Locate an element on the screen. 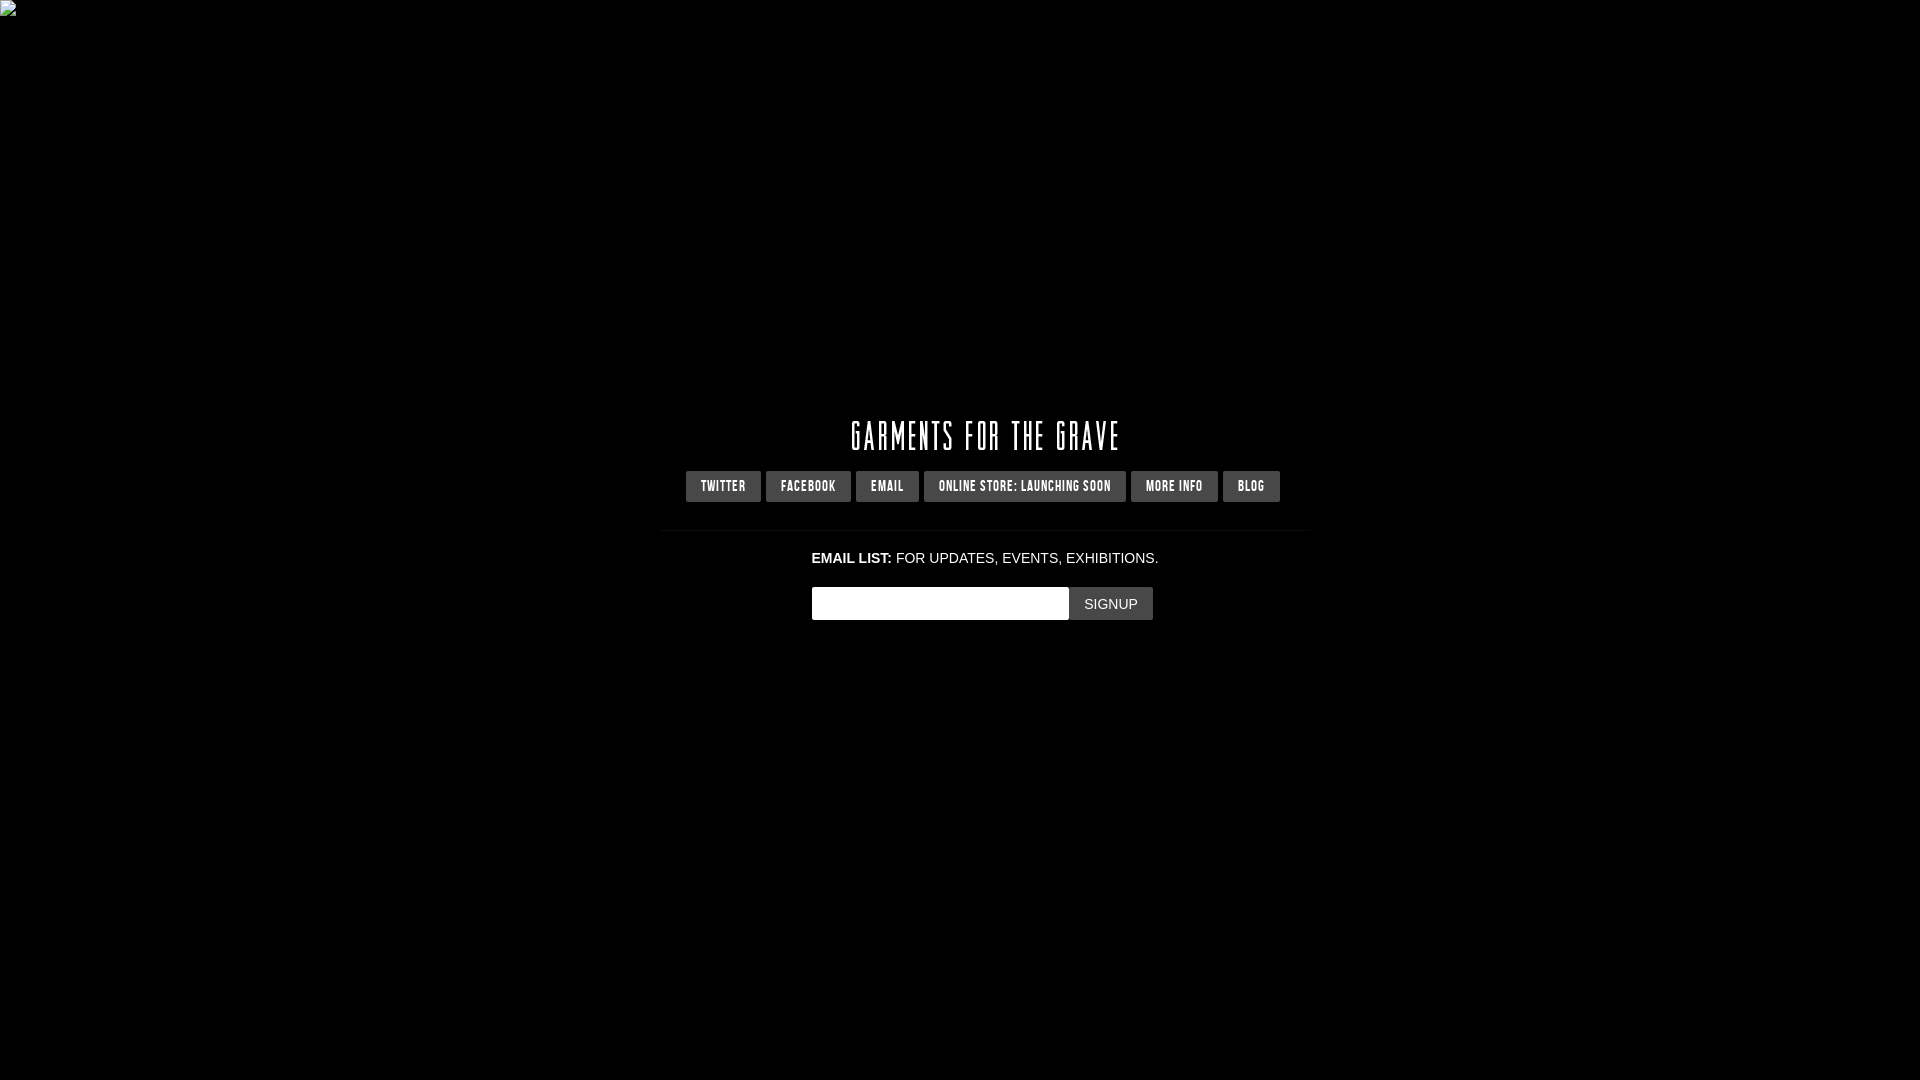 The height and width of the screenshot is (1080, 1920). 'FACEBOOK' is located at coordinates (808, 486).